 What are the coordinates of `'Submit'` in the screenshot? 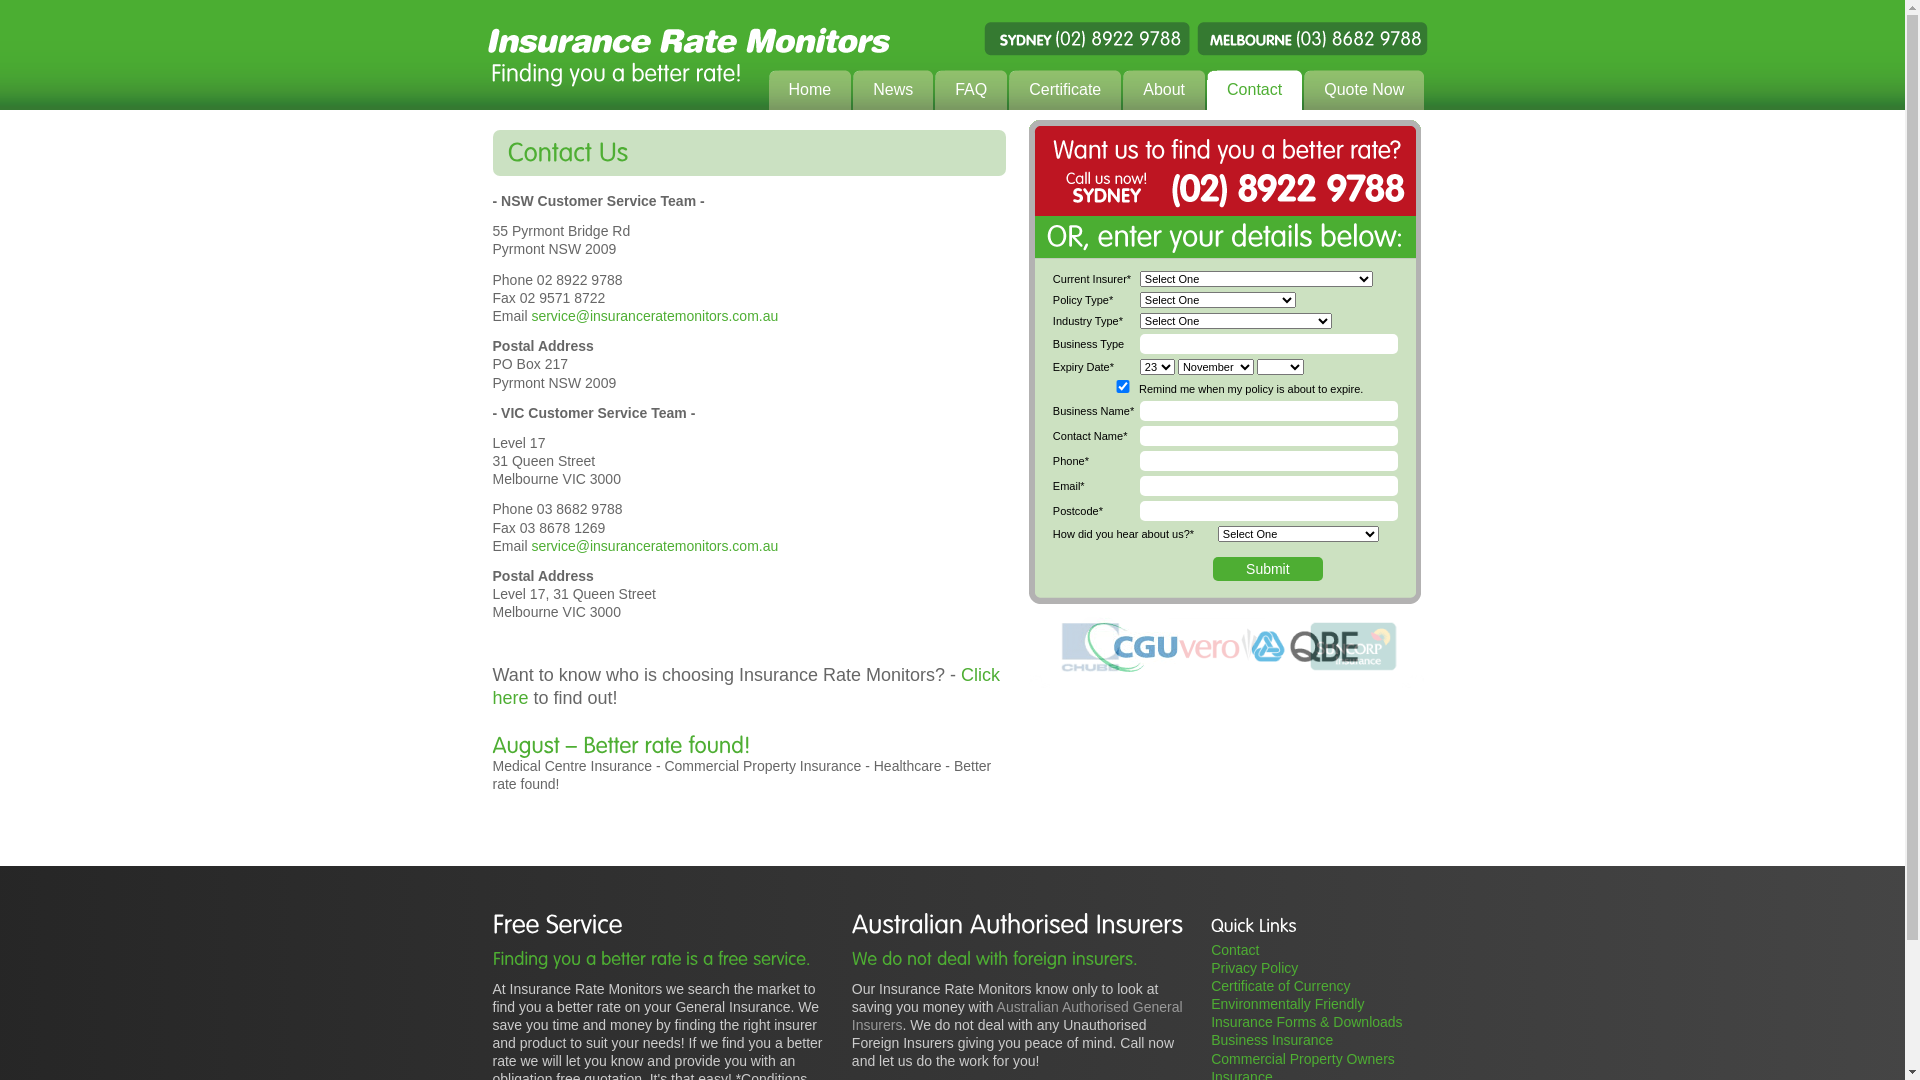 It's located at (1266, 569).